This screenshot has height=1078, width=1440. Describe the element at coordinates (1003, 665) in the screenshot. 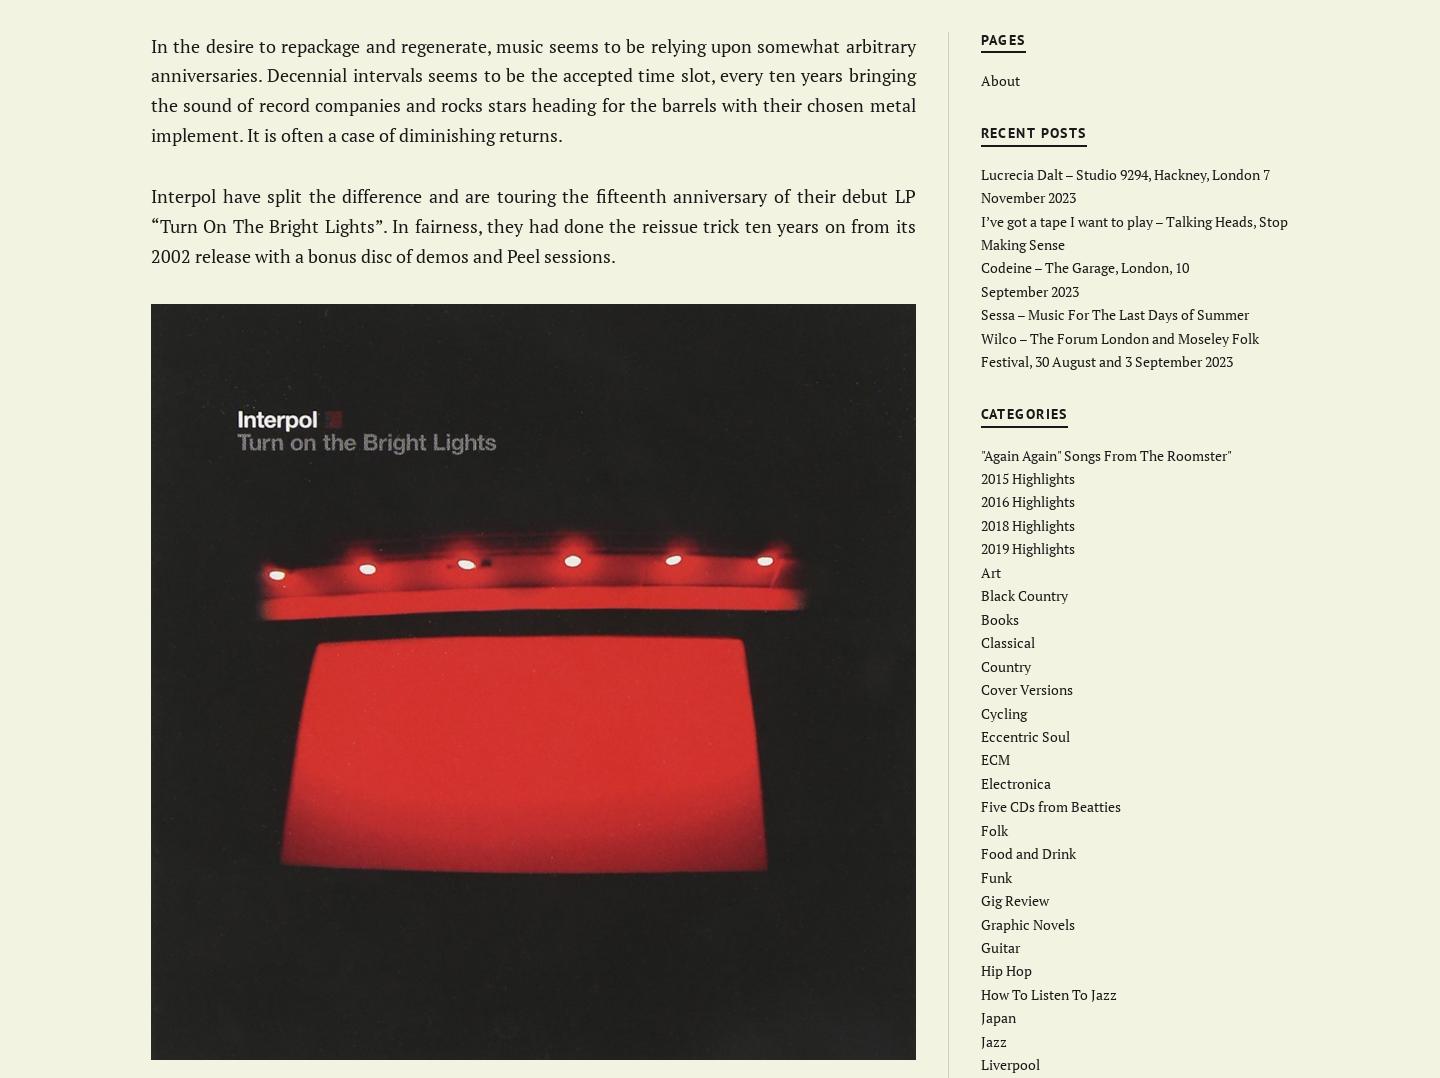

I see `'Country'` at that location.